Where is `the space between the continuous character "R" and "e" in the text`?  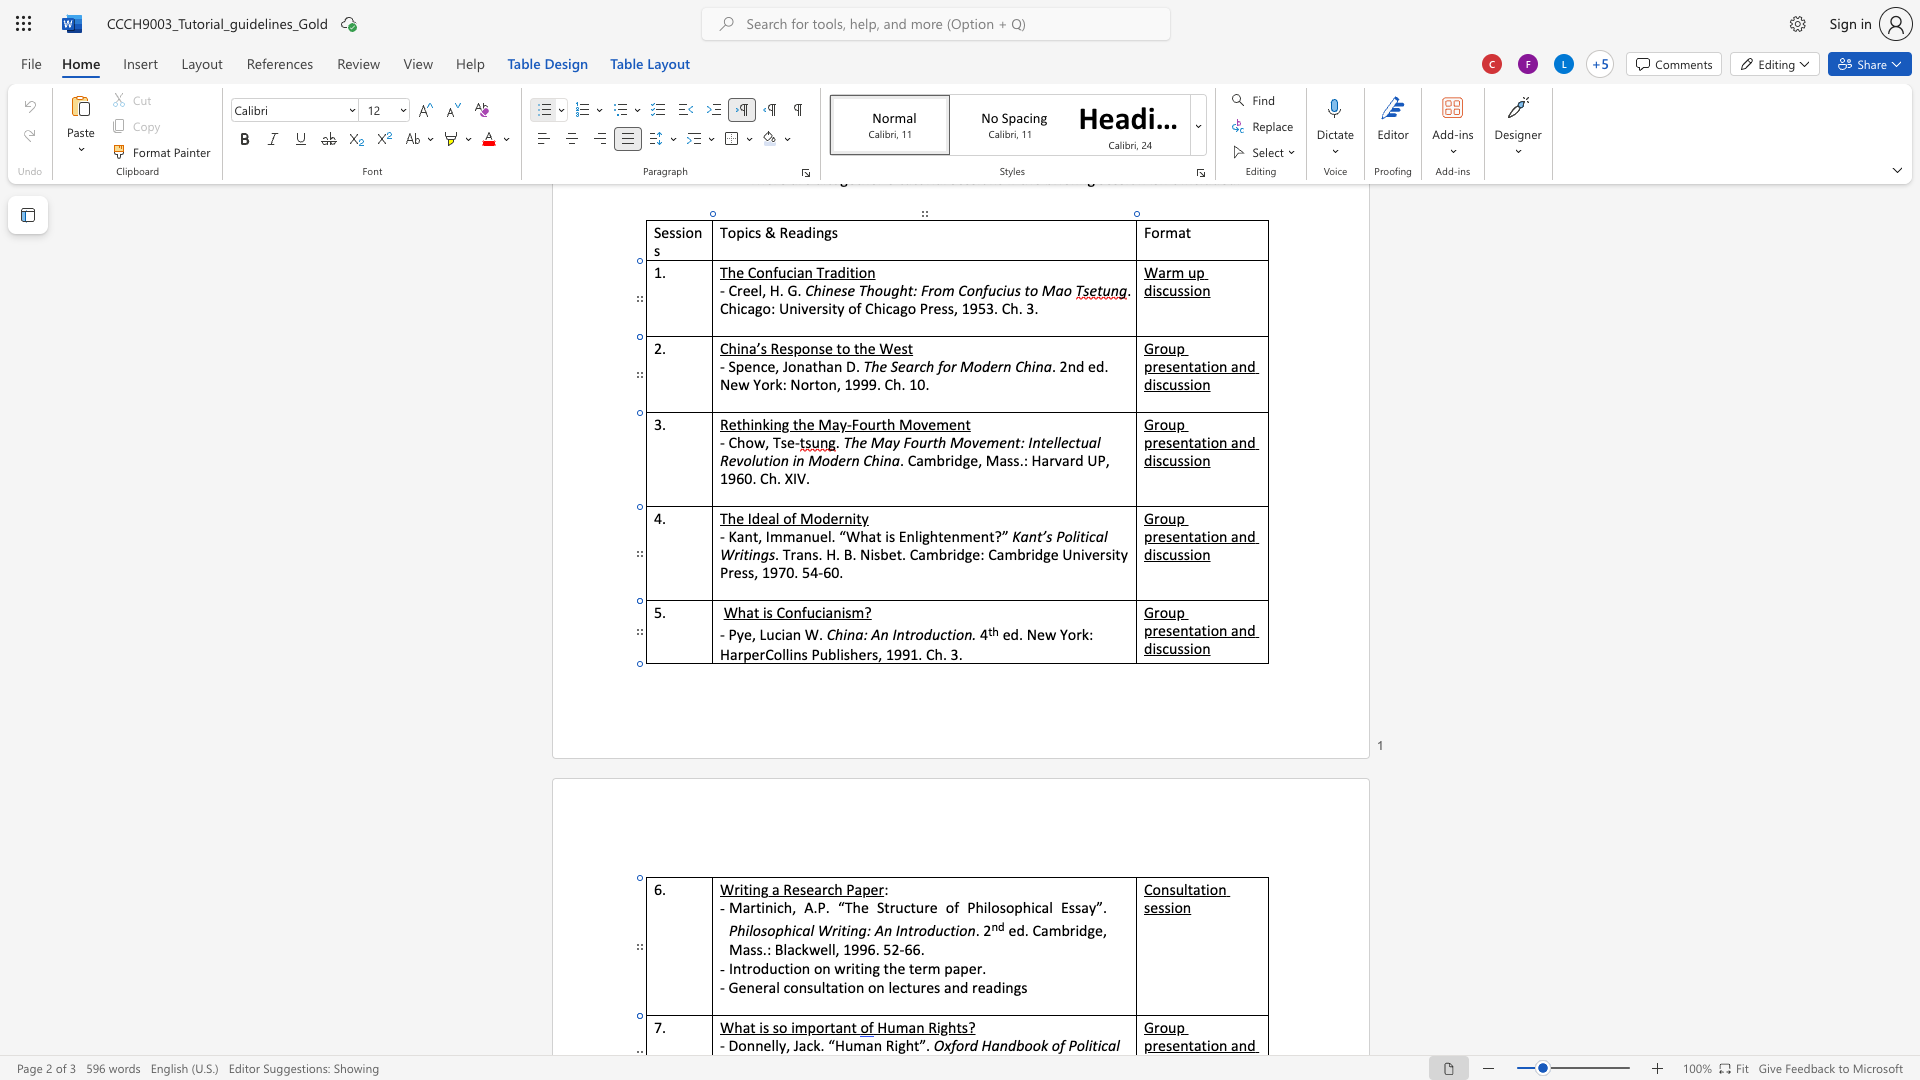 the space between the continuous character "R" and "e" in the text is located at coordinates (790, 888).